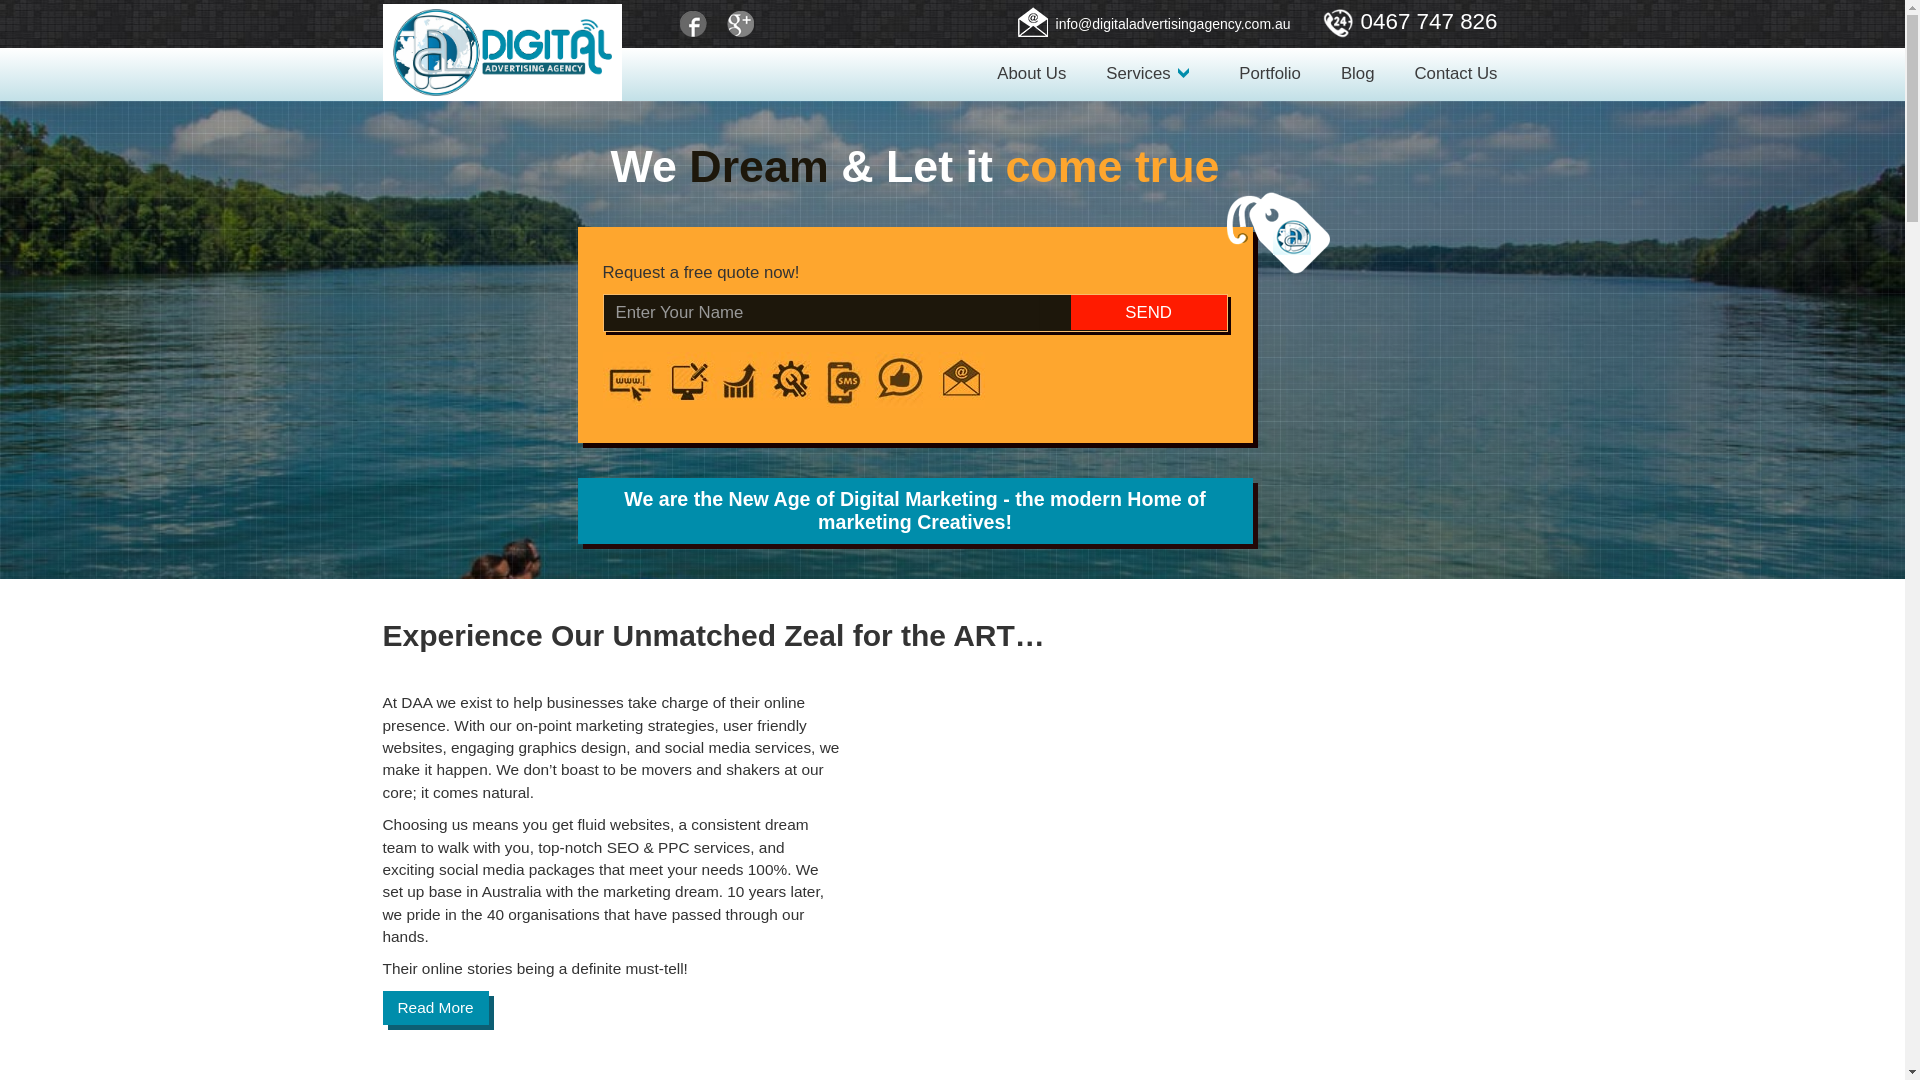 The width and height of the screenshot is (1920, 1080). What do you see at coordinates (738, 24) in the screenshot?
I see `'Google+'` at bounding box center [738, 24].